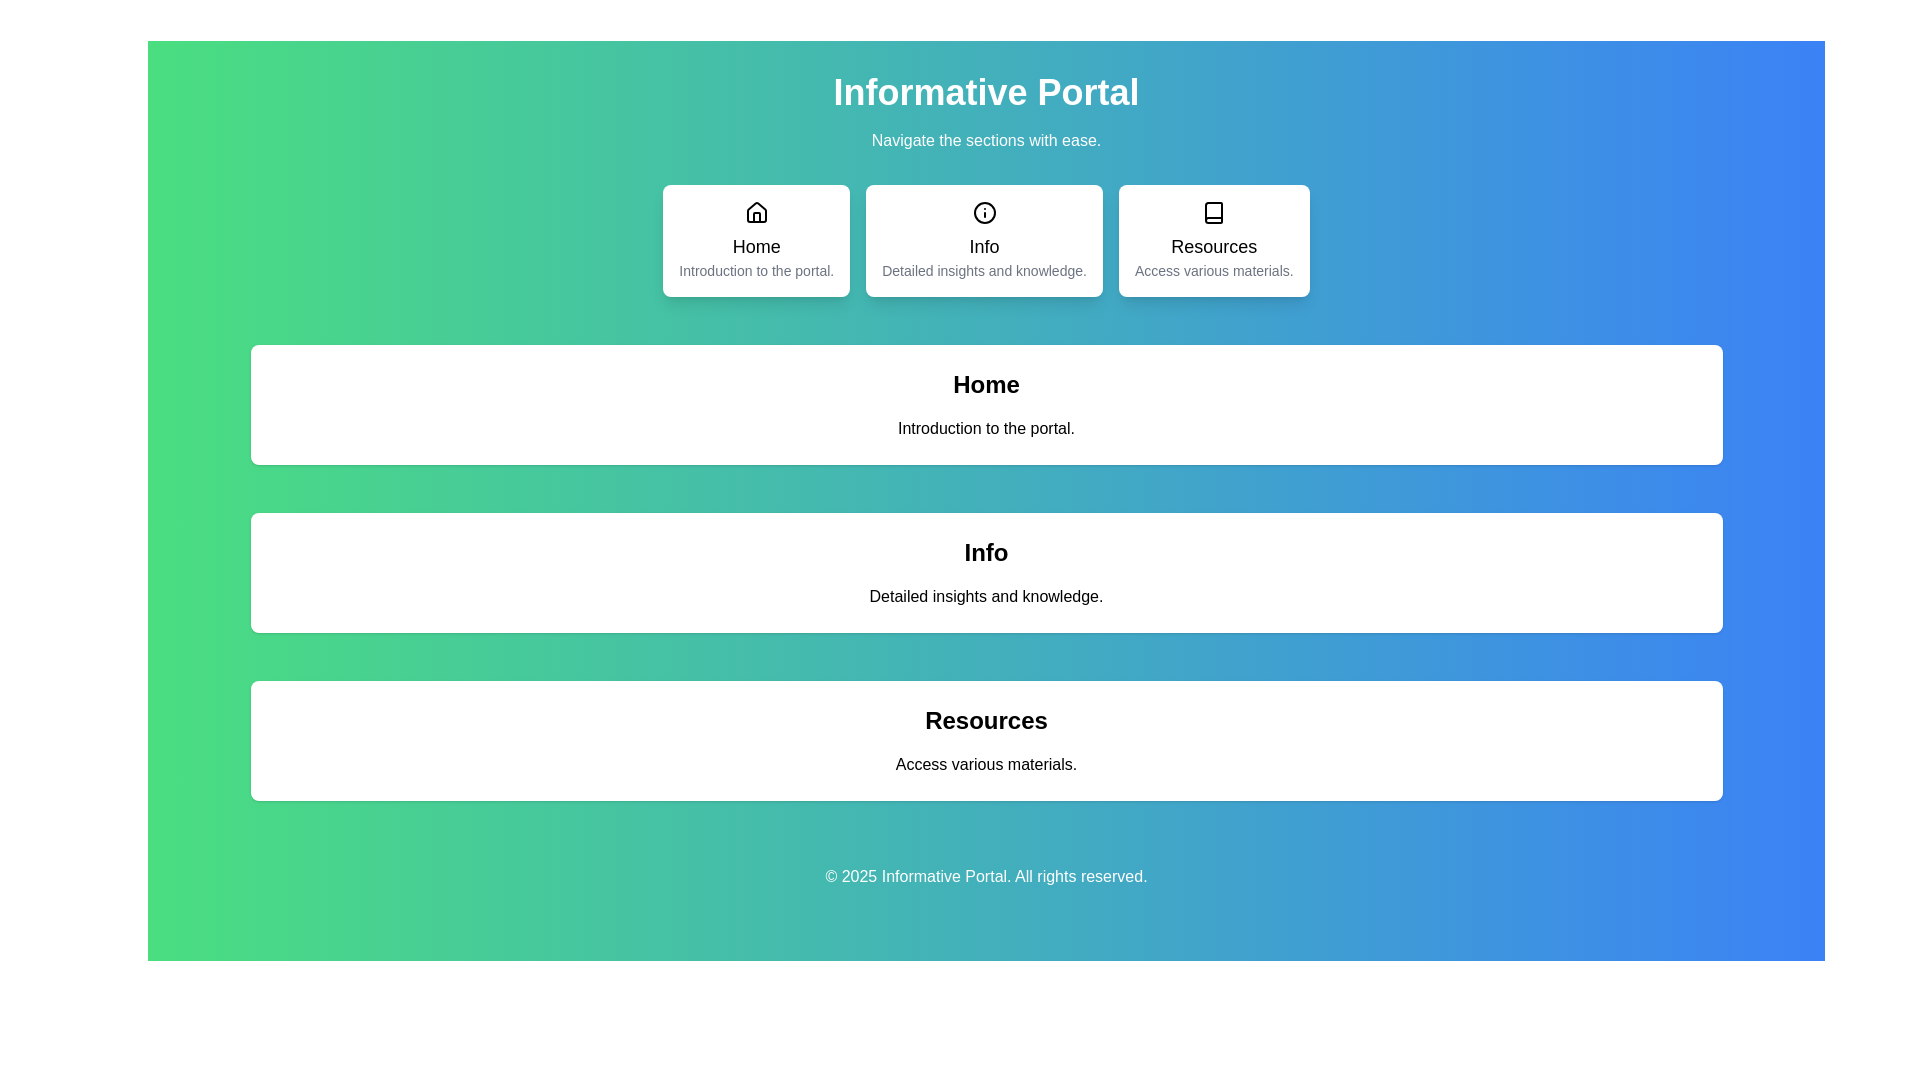 The image size is (1920, 1080). Describe the element at coordinates (984, 245) in the screenshot. I see `Text label located at the center of the middle card, which serves as the title or heading, positioned directly below the circular information icon` at that location.